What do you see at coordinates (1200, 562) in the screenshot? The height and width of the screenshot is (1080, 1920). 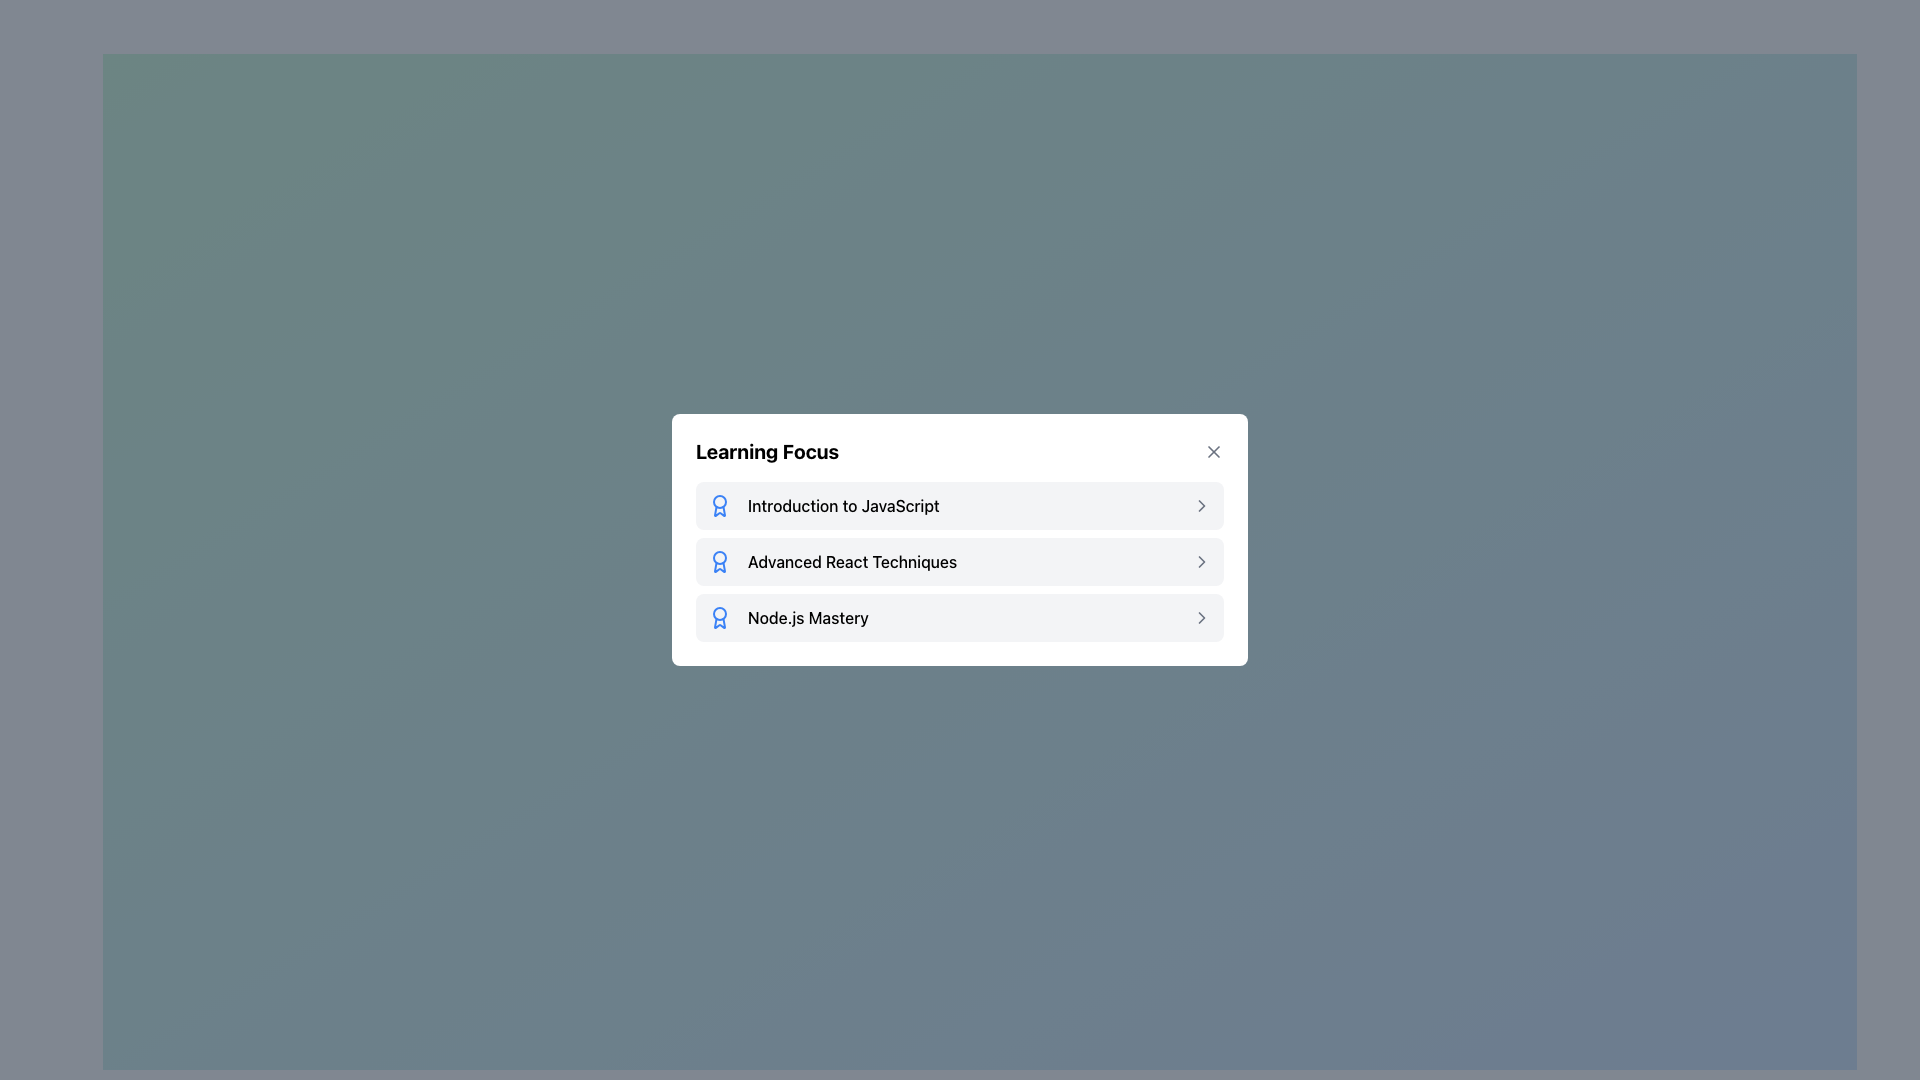 I see `the chevron icon located to the immediate right of the text 'Advanced React Techniques' within the modal component` at bounding box center [1200, 562].